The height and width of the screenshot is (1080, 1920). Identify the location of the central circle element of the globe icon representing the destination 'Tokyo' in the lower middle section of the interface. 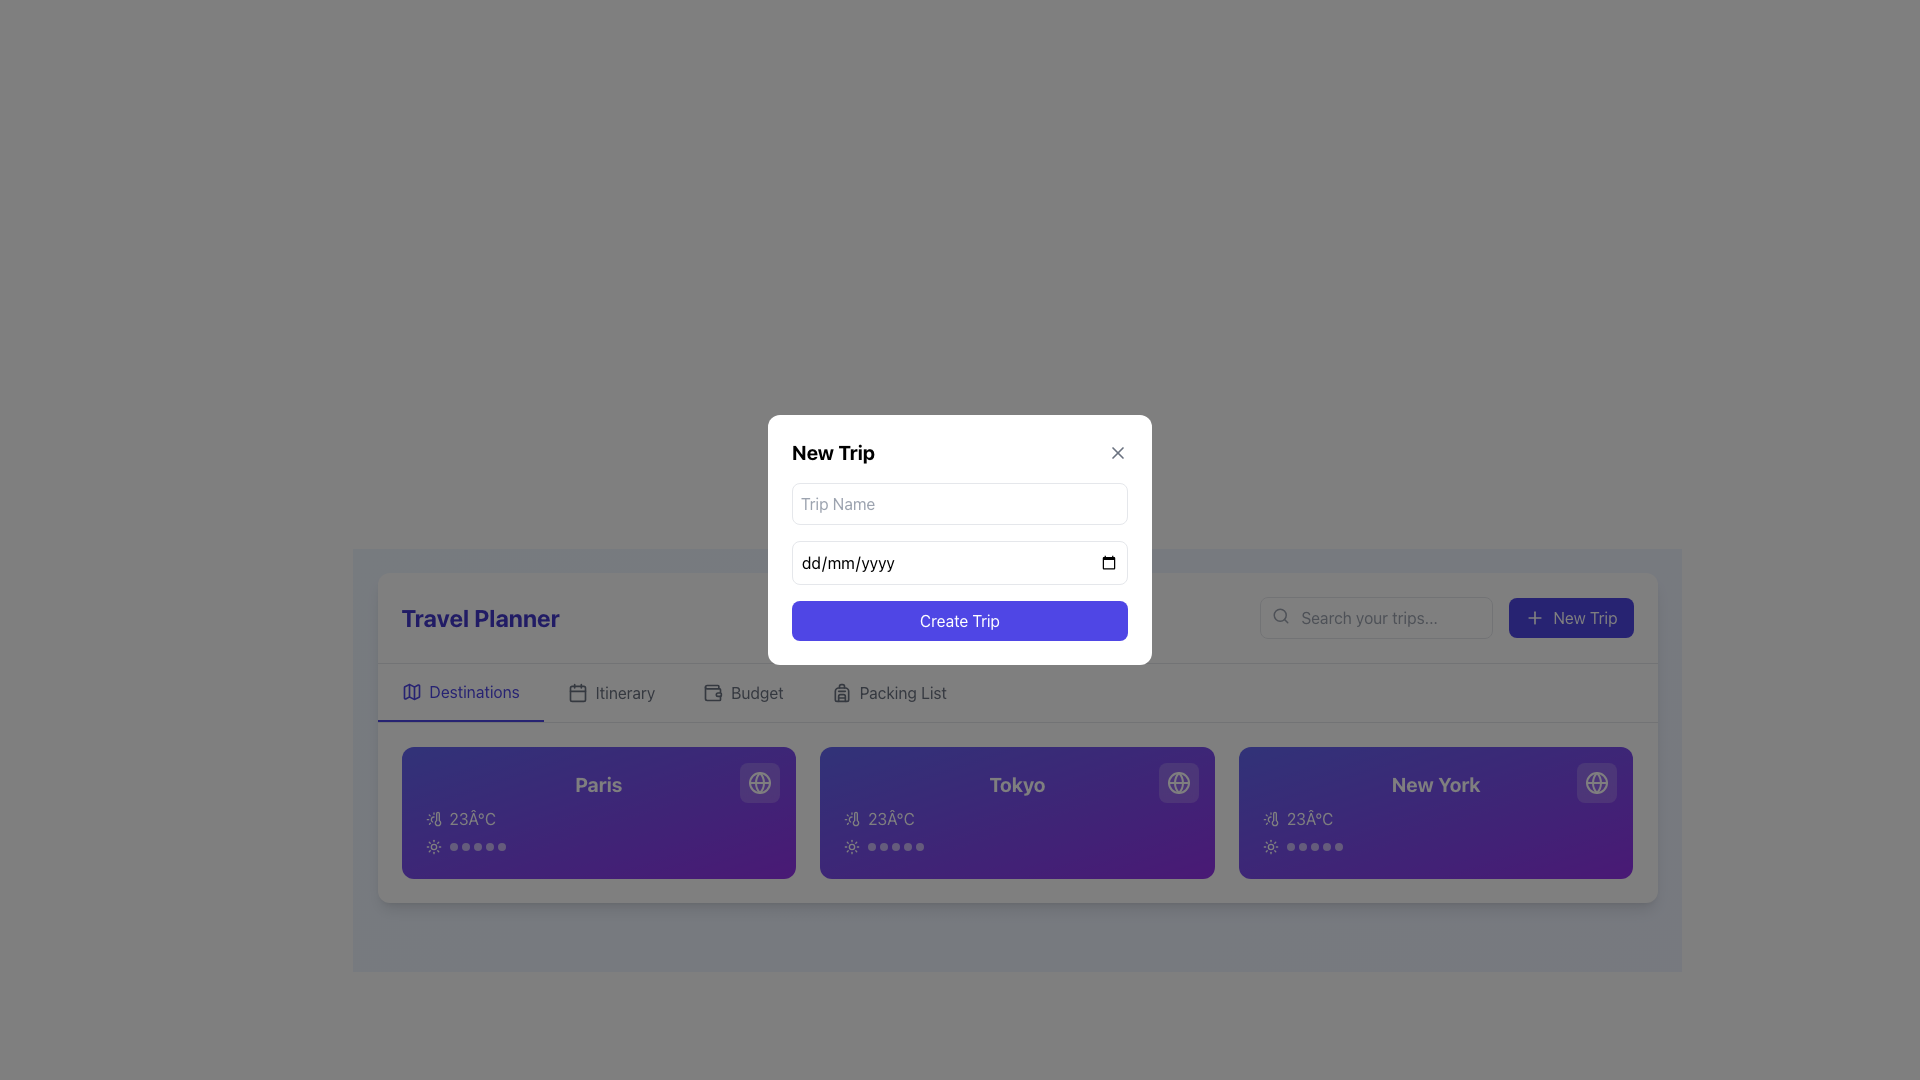
(1178, 782).